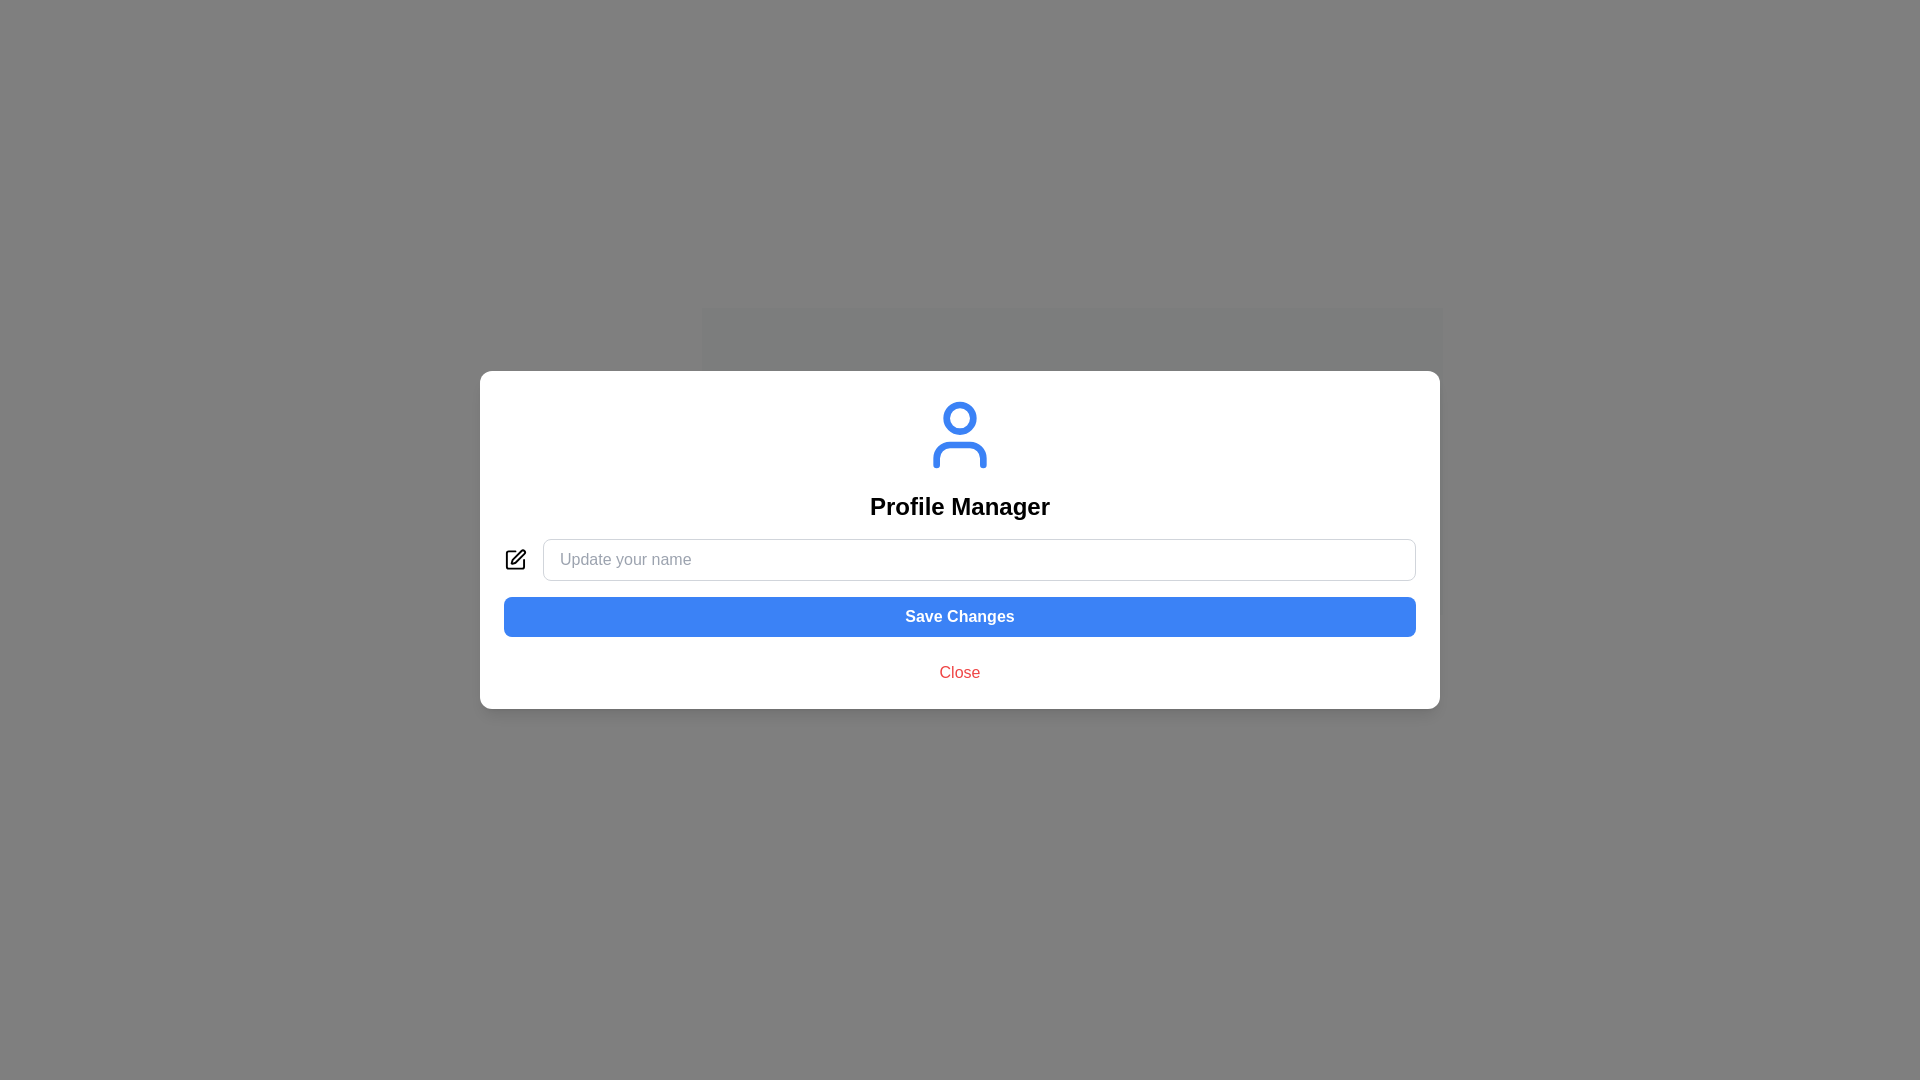  What do you see at coordinates (960, 459) in the screenshot?
I see `the 'Profile Manager' header section, which includes an icon and label text` at bounding box center [960, 459].